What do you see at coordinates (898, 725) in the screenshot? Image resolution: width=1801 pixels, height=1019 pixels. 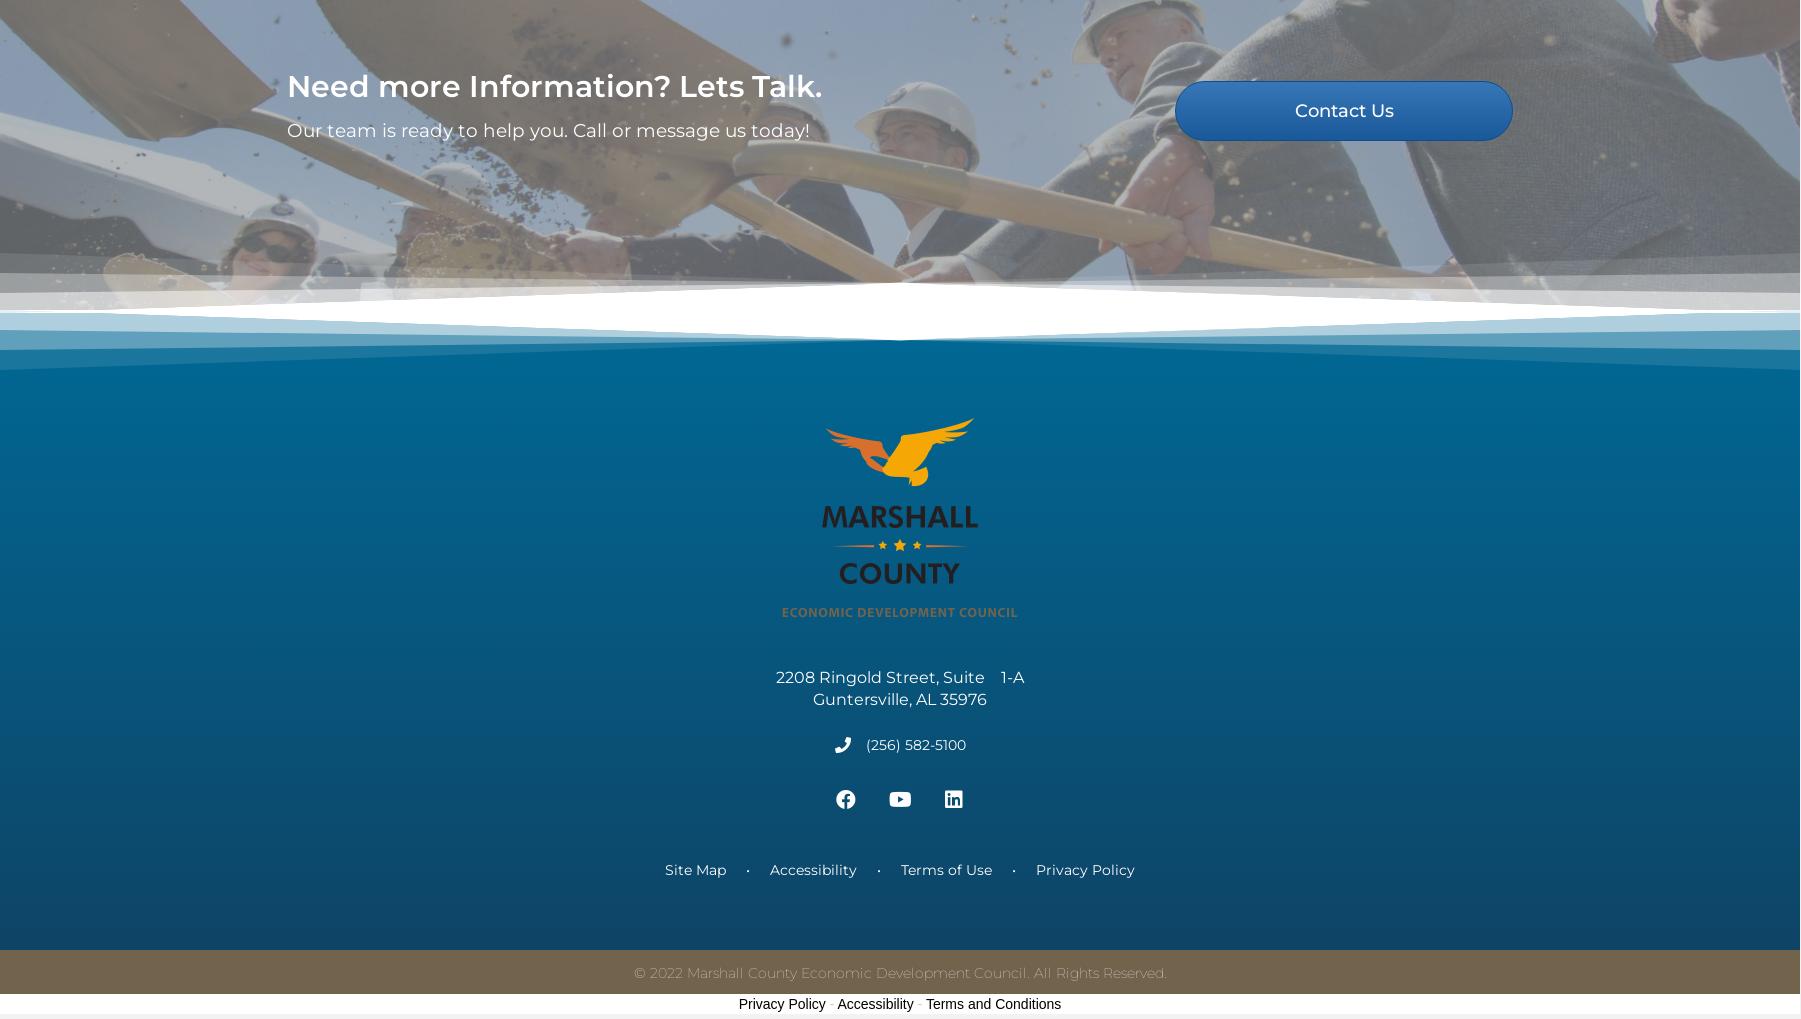 I see `'Guntersville, AL 35976'` at bounding box center [898, 725].